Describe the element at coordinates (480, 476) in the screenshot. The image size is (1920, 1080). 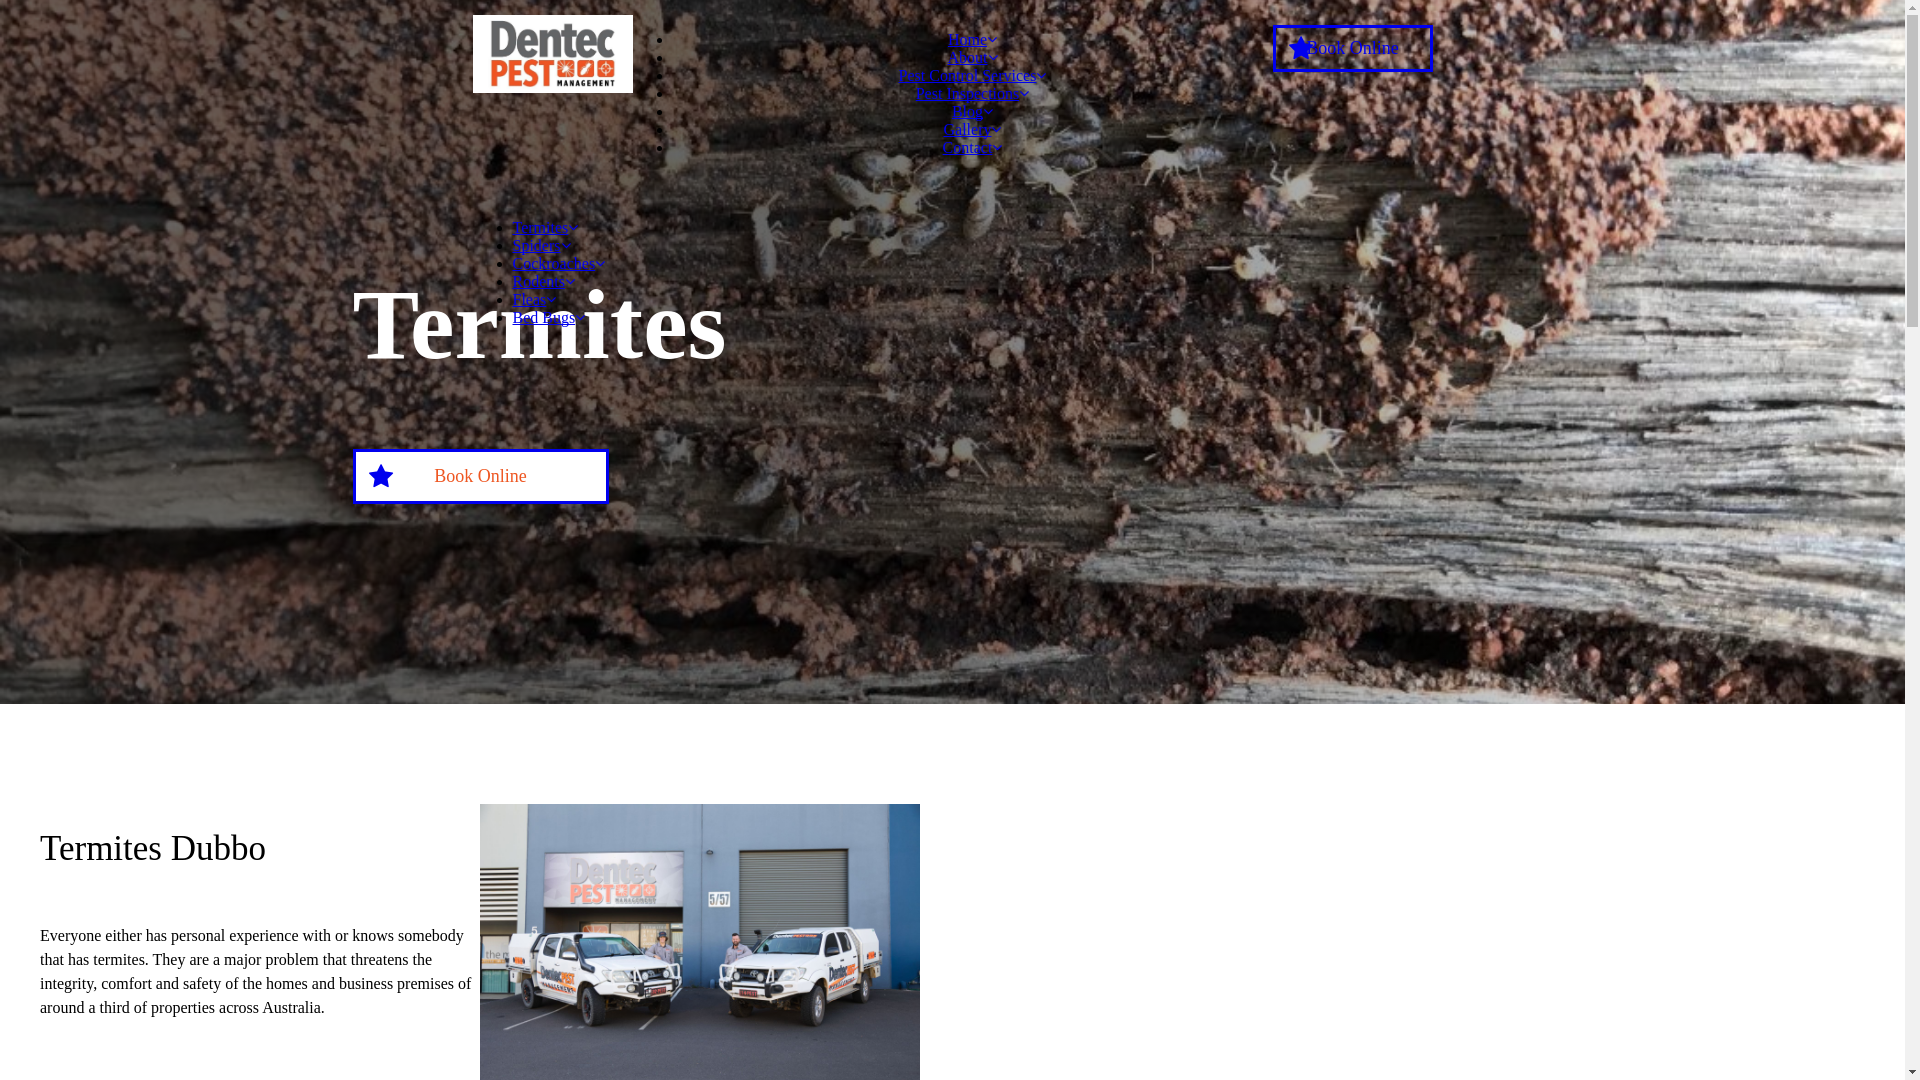
I see `'Book Online'` at that location.